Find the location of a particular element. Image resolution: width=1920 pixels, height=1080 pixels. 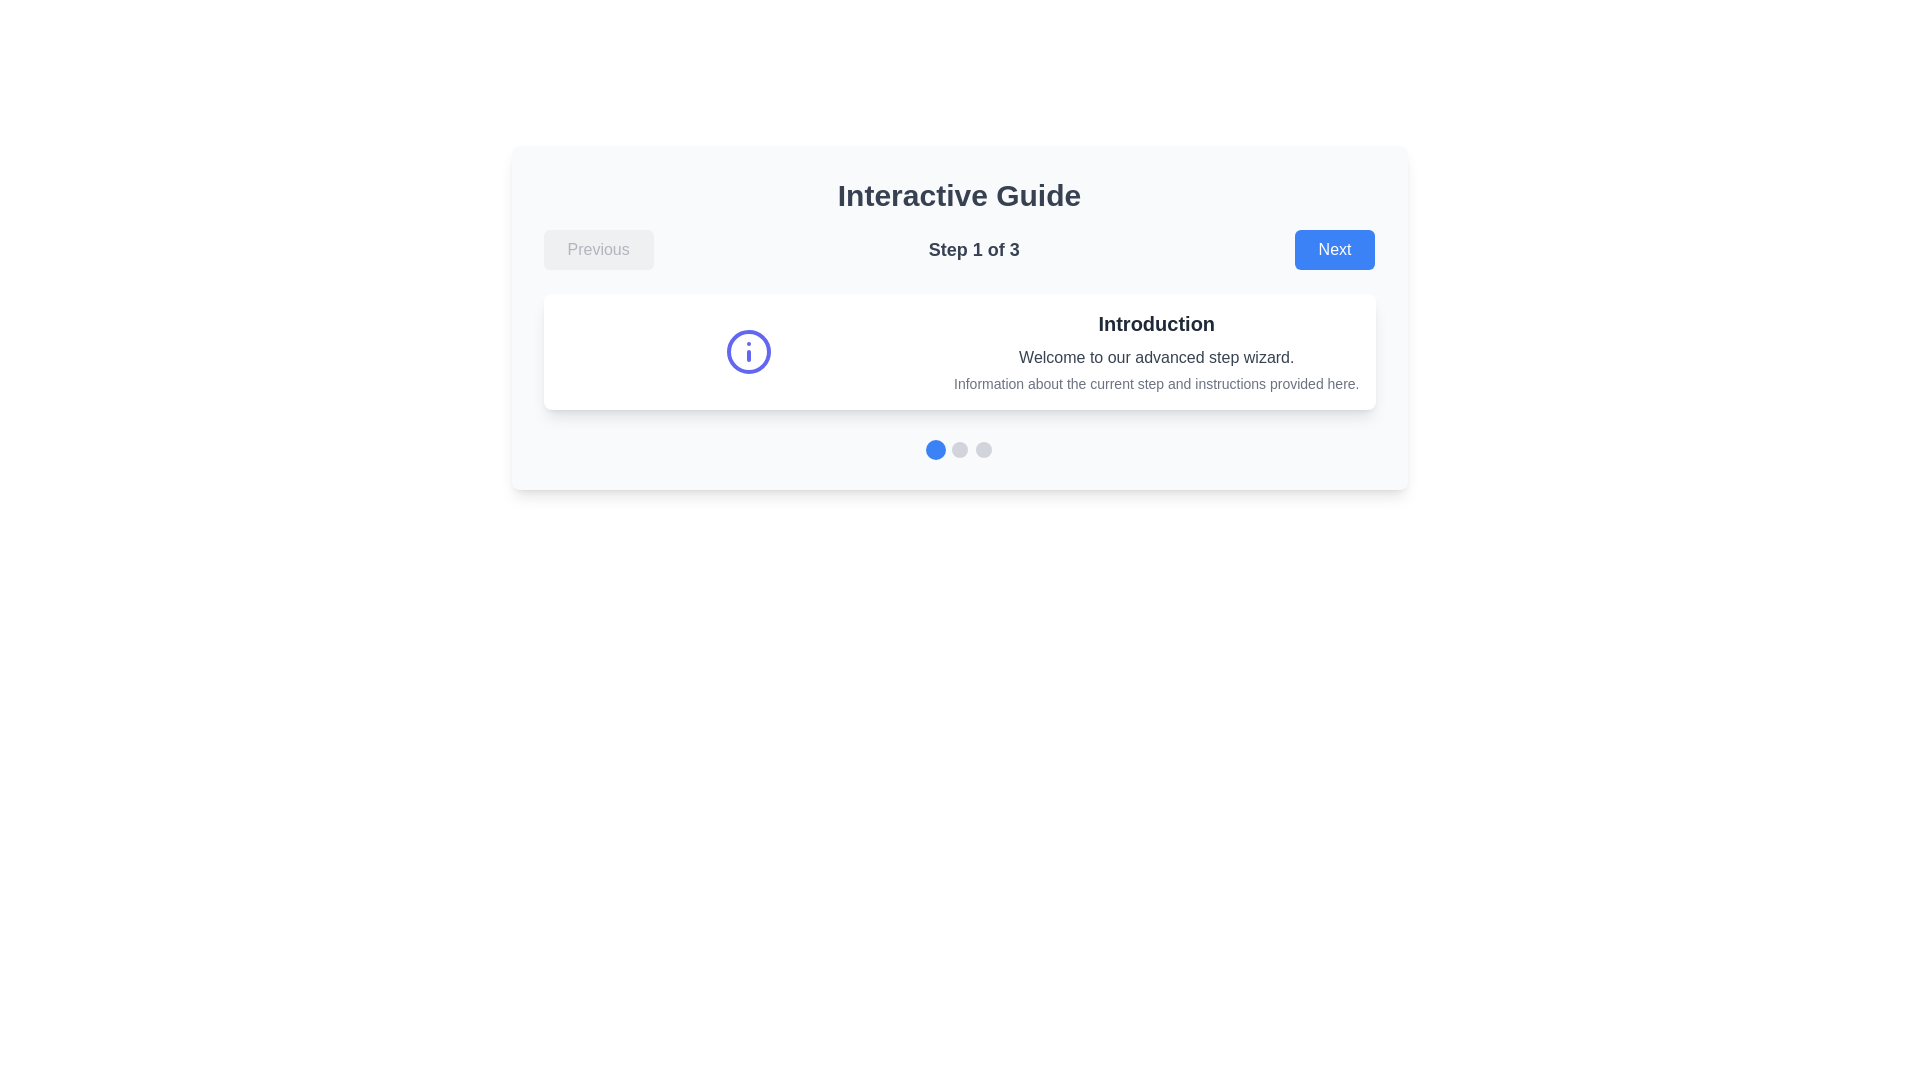

the 'Previous' button, which is a rectangular button with light gray text indicating a disabled state, located on the left side of the interface is located at coordinates (597, 249).